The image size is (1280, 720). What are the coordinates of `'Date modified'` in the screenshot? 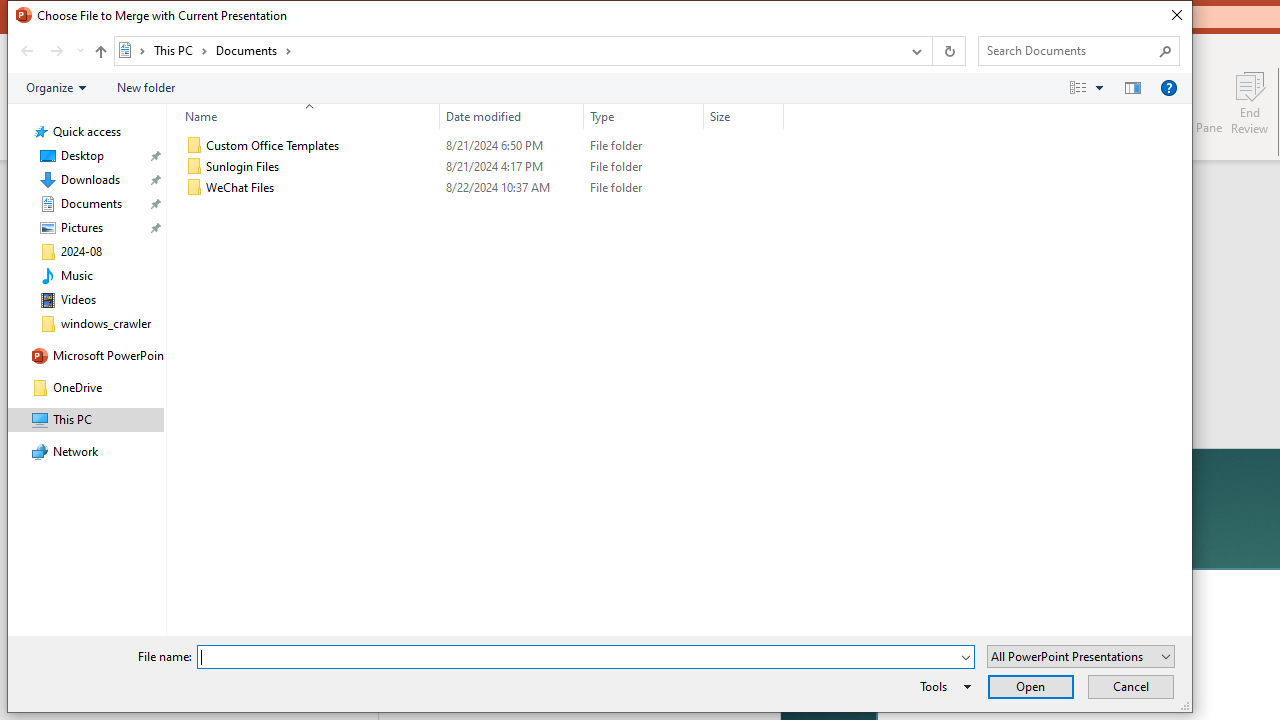 It's located at (512, 116).